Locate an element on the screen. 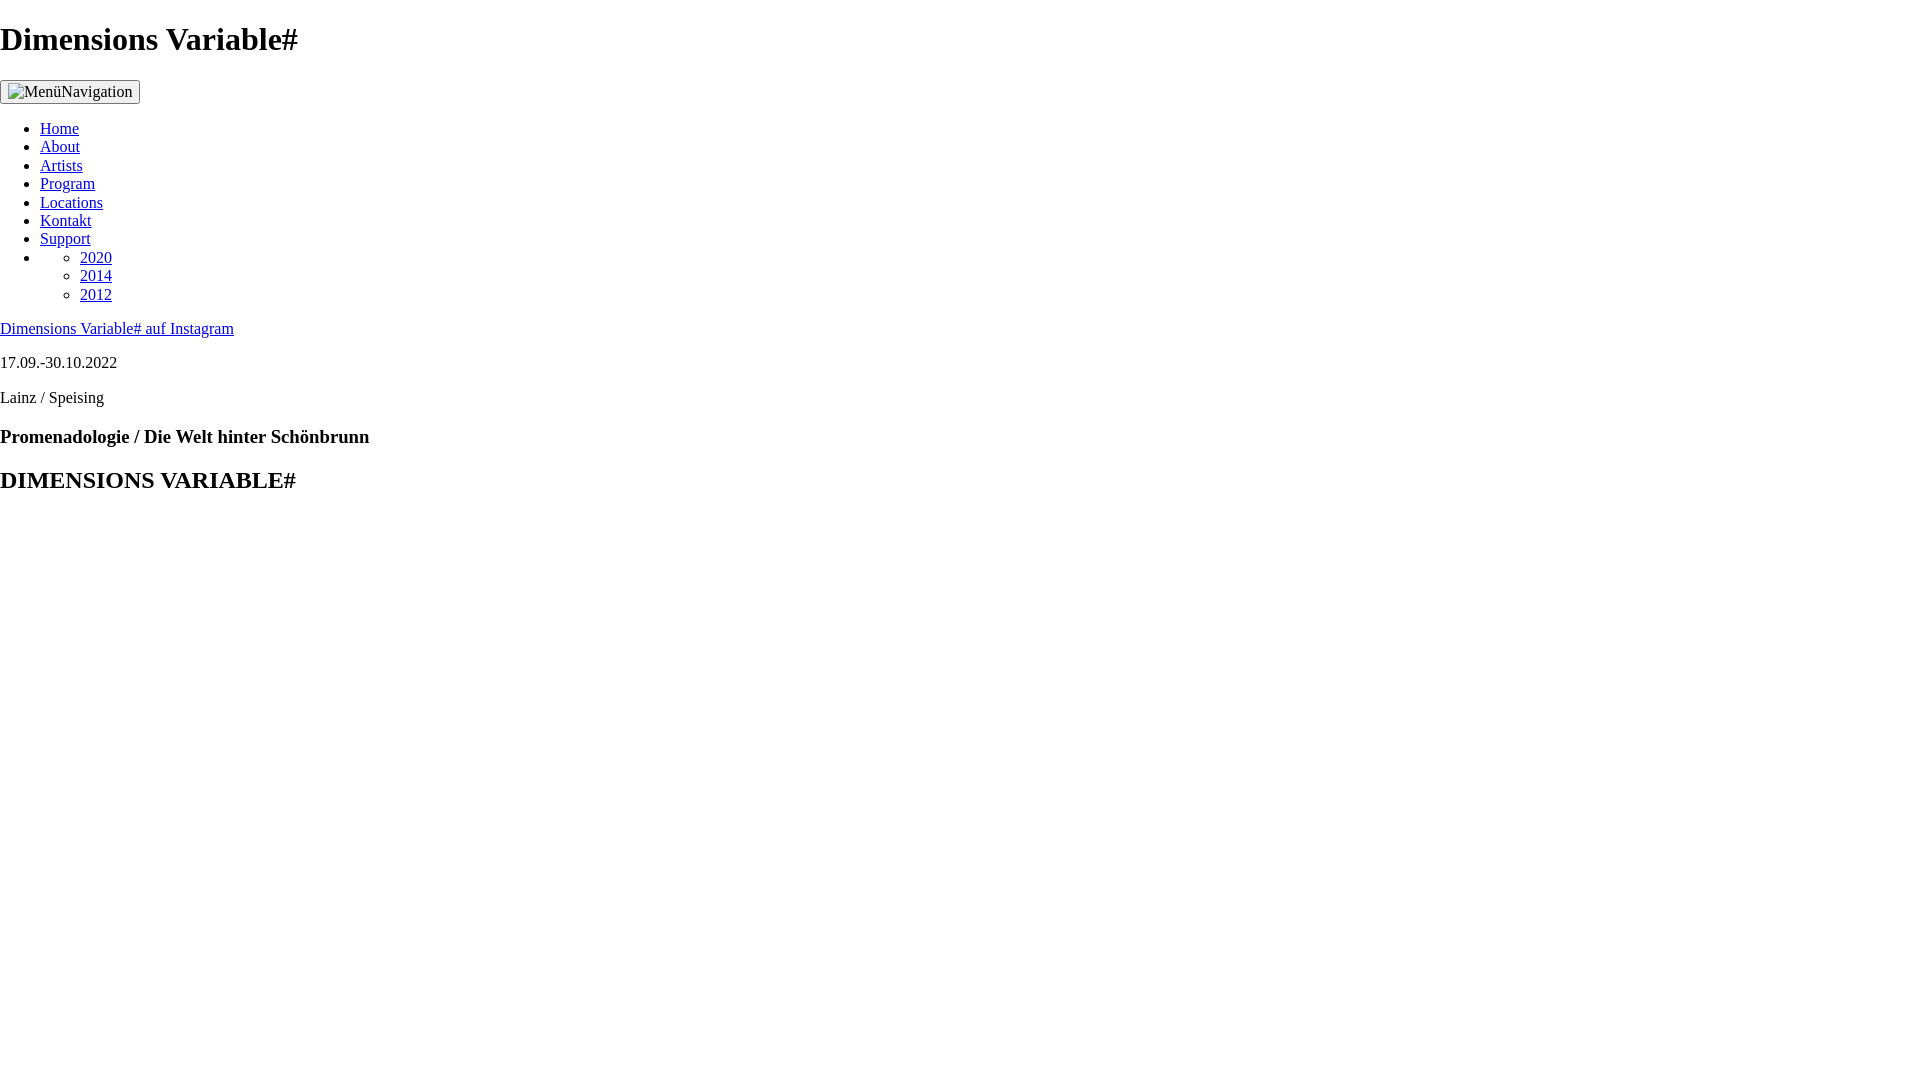 The width and height of the screenshot is (1920, 1080). 'Artists' is located at coordinates (61, 164).